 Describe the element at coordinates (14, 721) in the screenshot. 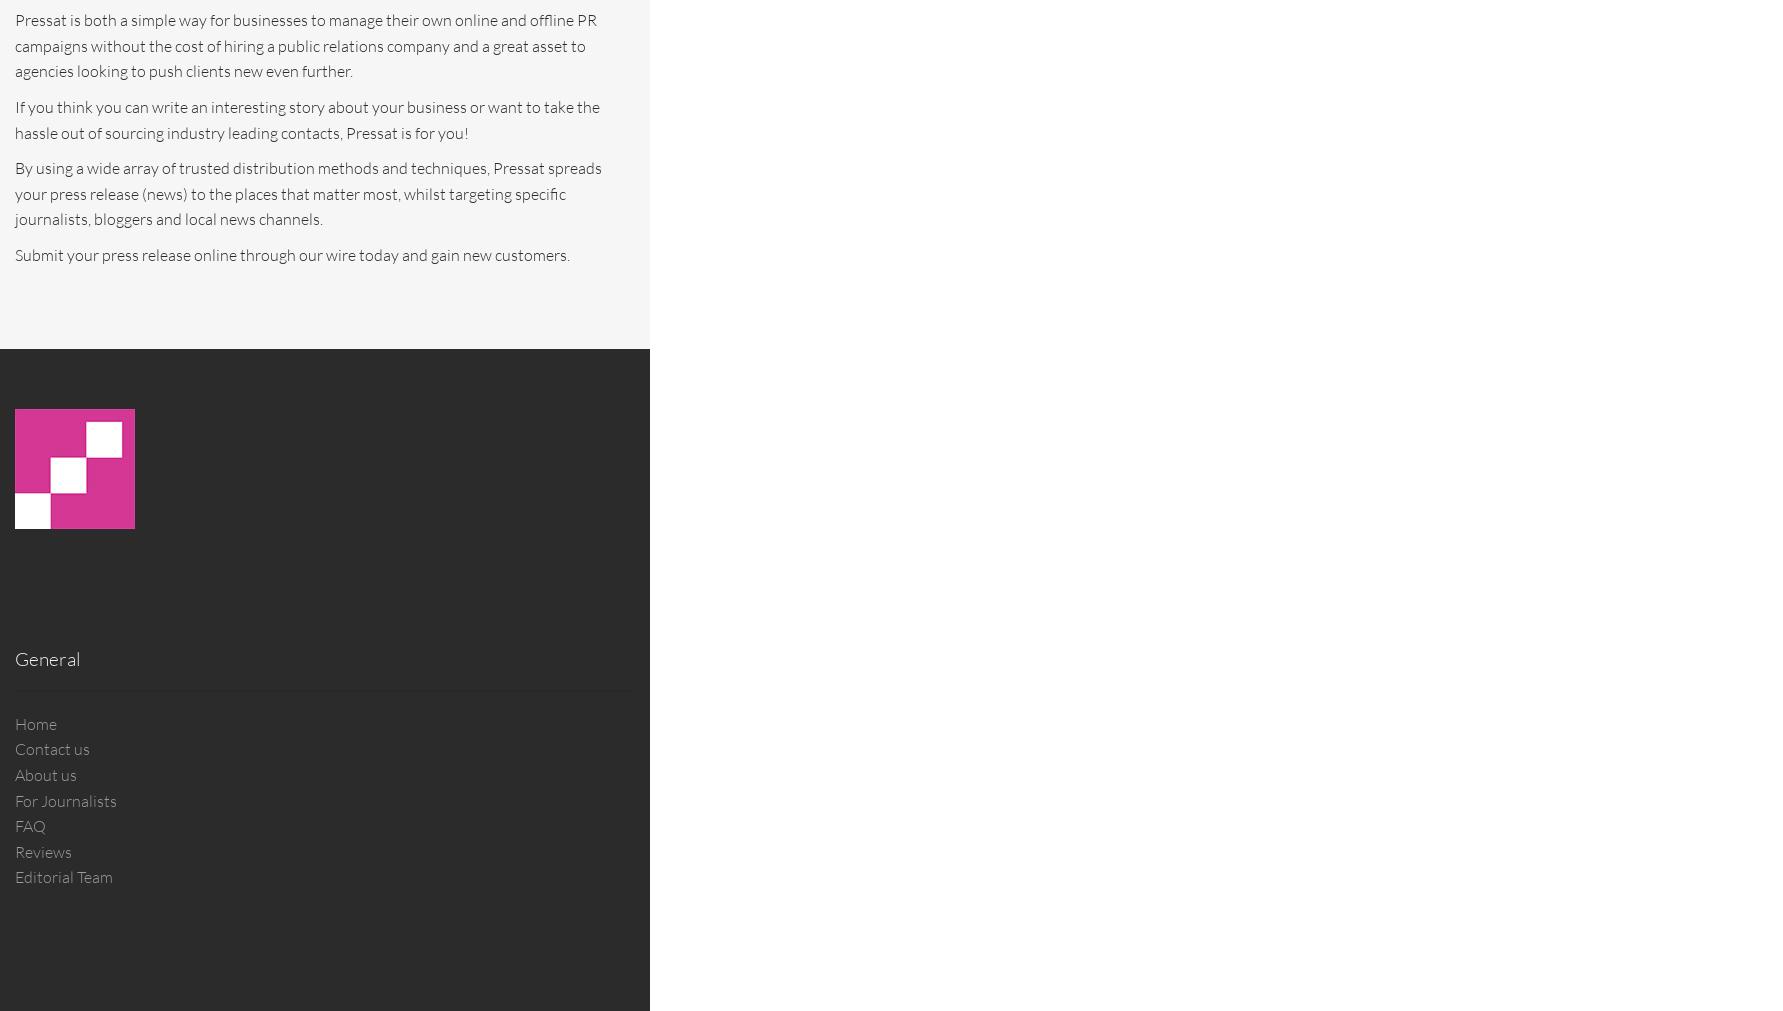

I see `'Home'` at that location.